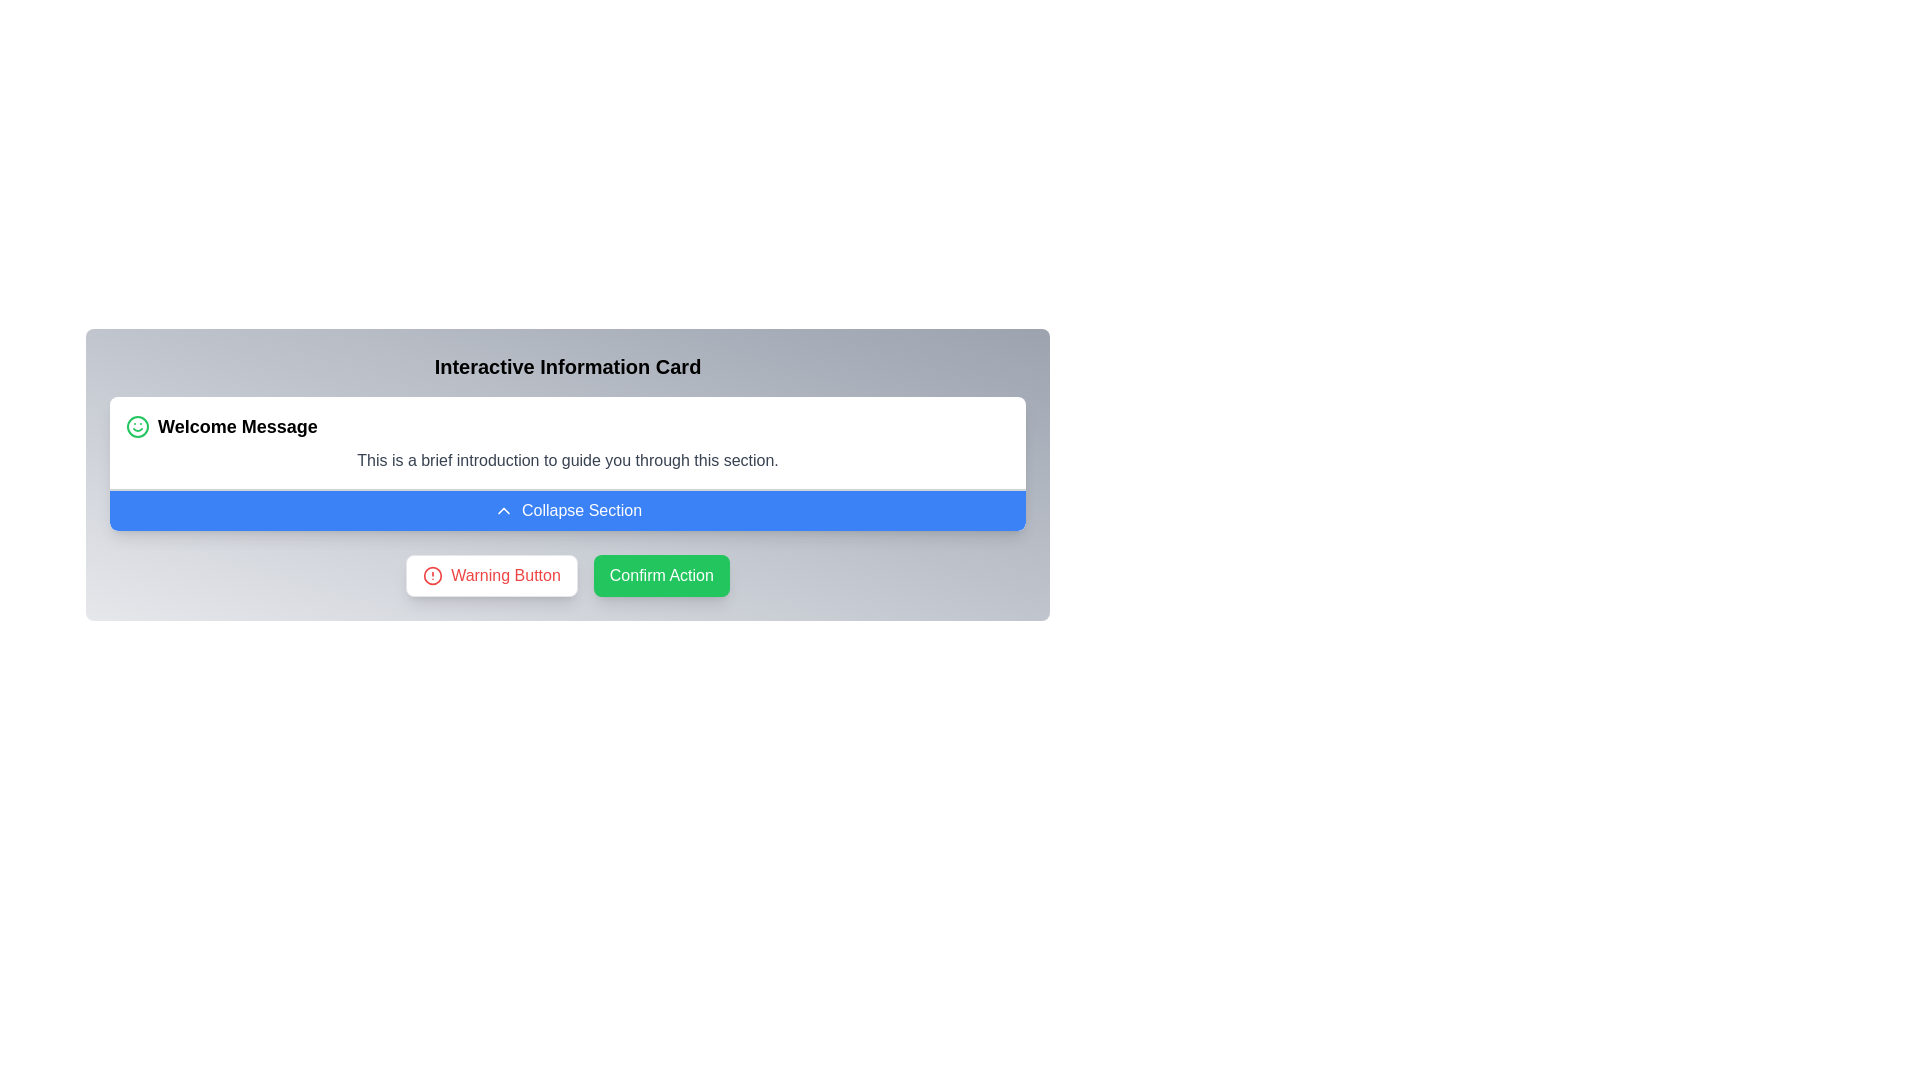 The image size is (1920, 1080). I want to click on the blue button labeled 'Collapse Section' with a chevron-up icon, so click(566, 509).